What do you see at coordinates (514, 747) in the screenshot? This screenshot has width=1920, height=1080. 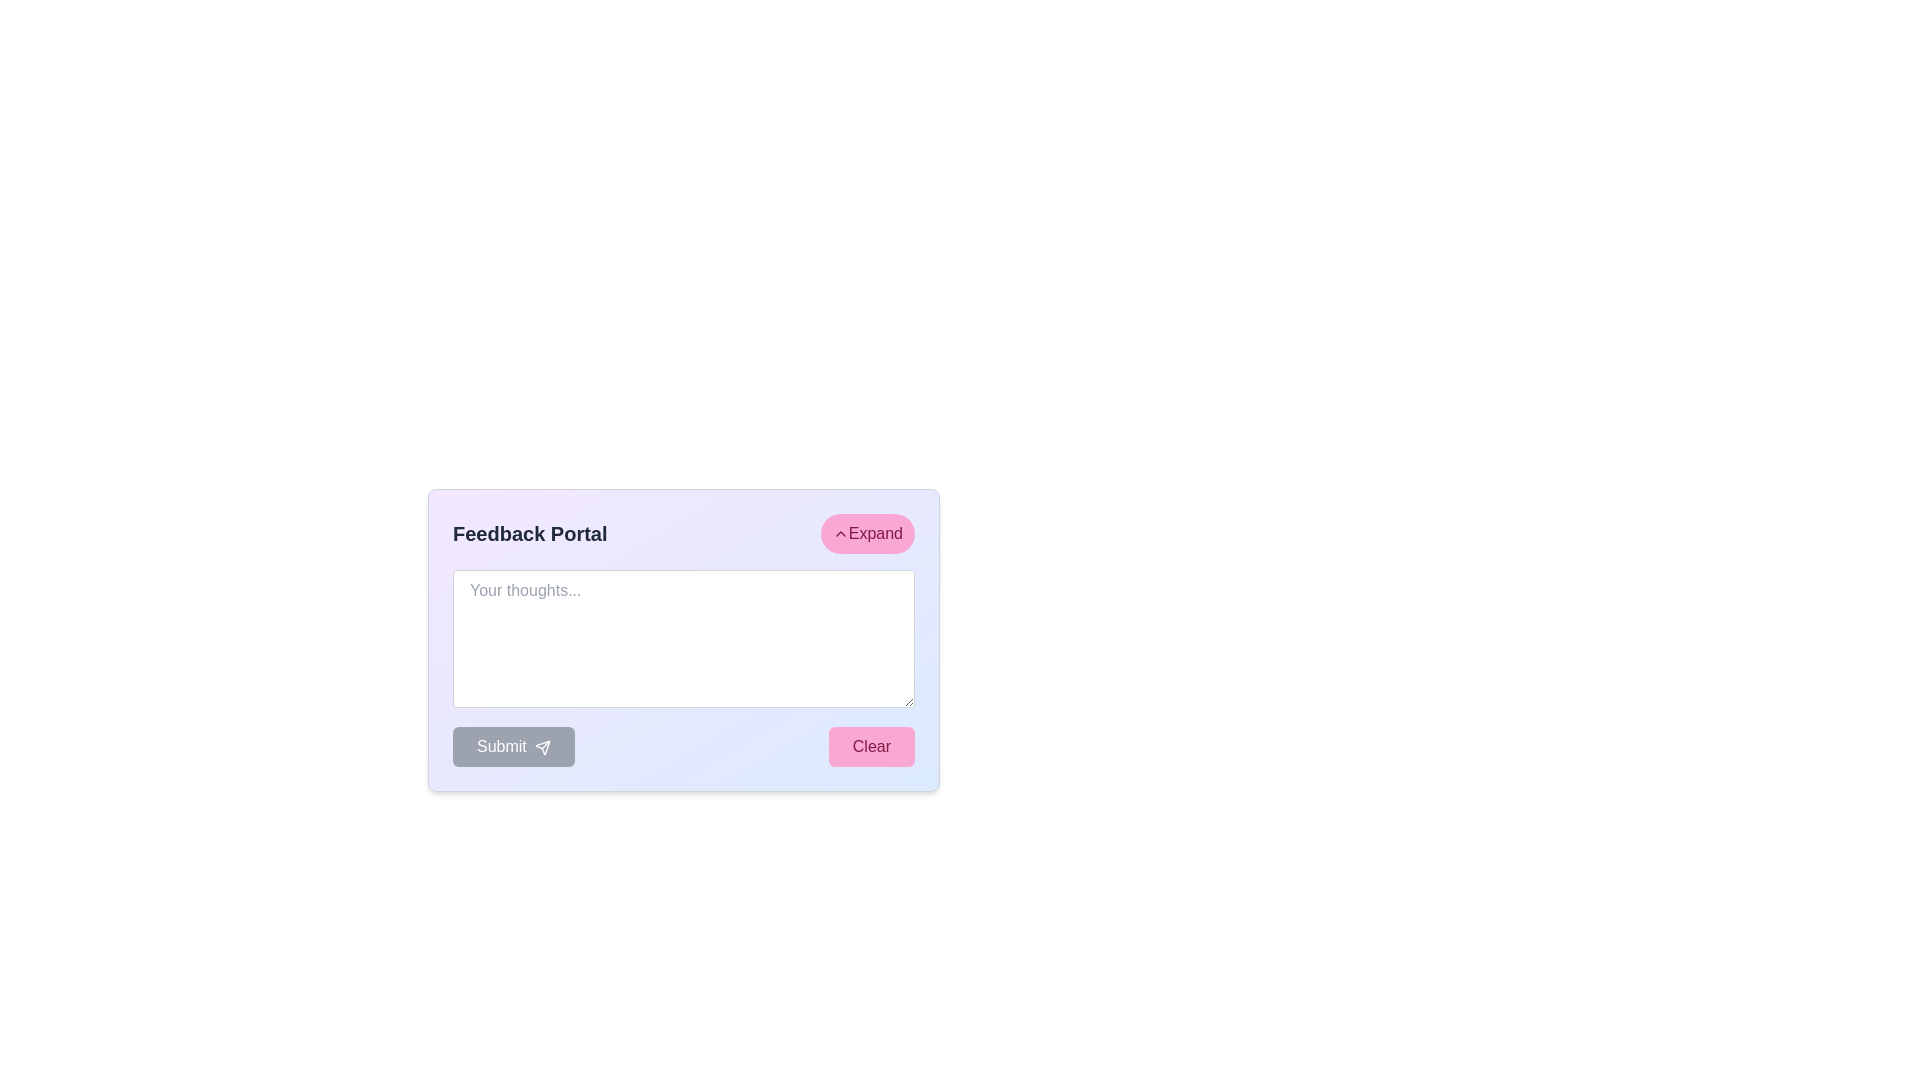 I see `the 'Submit' button, which is a rectangular button with rounded corners, gray background, and white text, to observe any hover effect` at bounding box center [514, 747].